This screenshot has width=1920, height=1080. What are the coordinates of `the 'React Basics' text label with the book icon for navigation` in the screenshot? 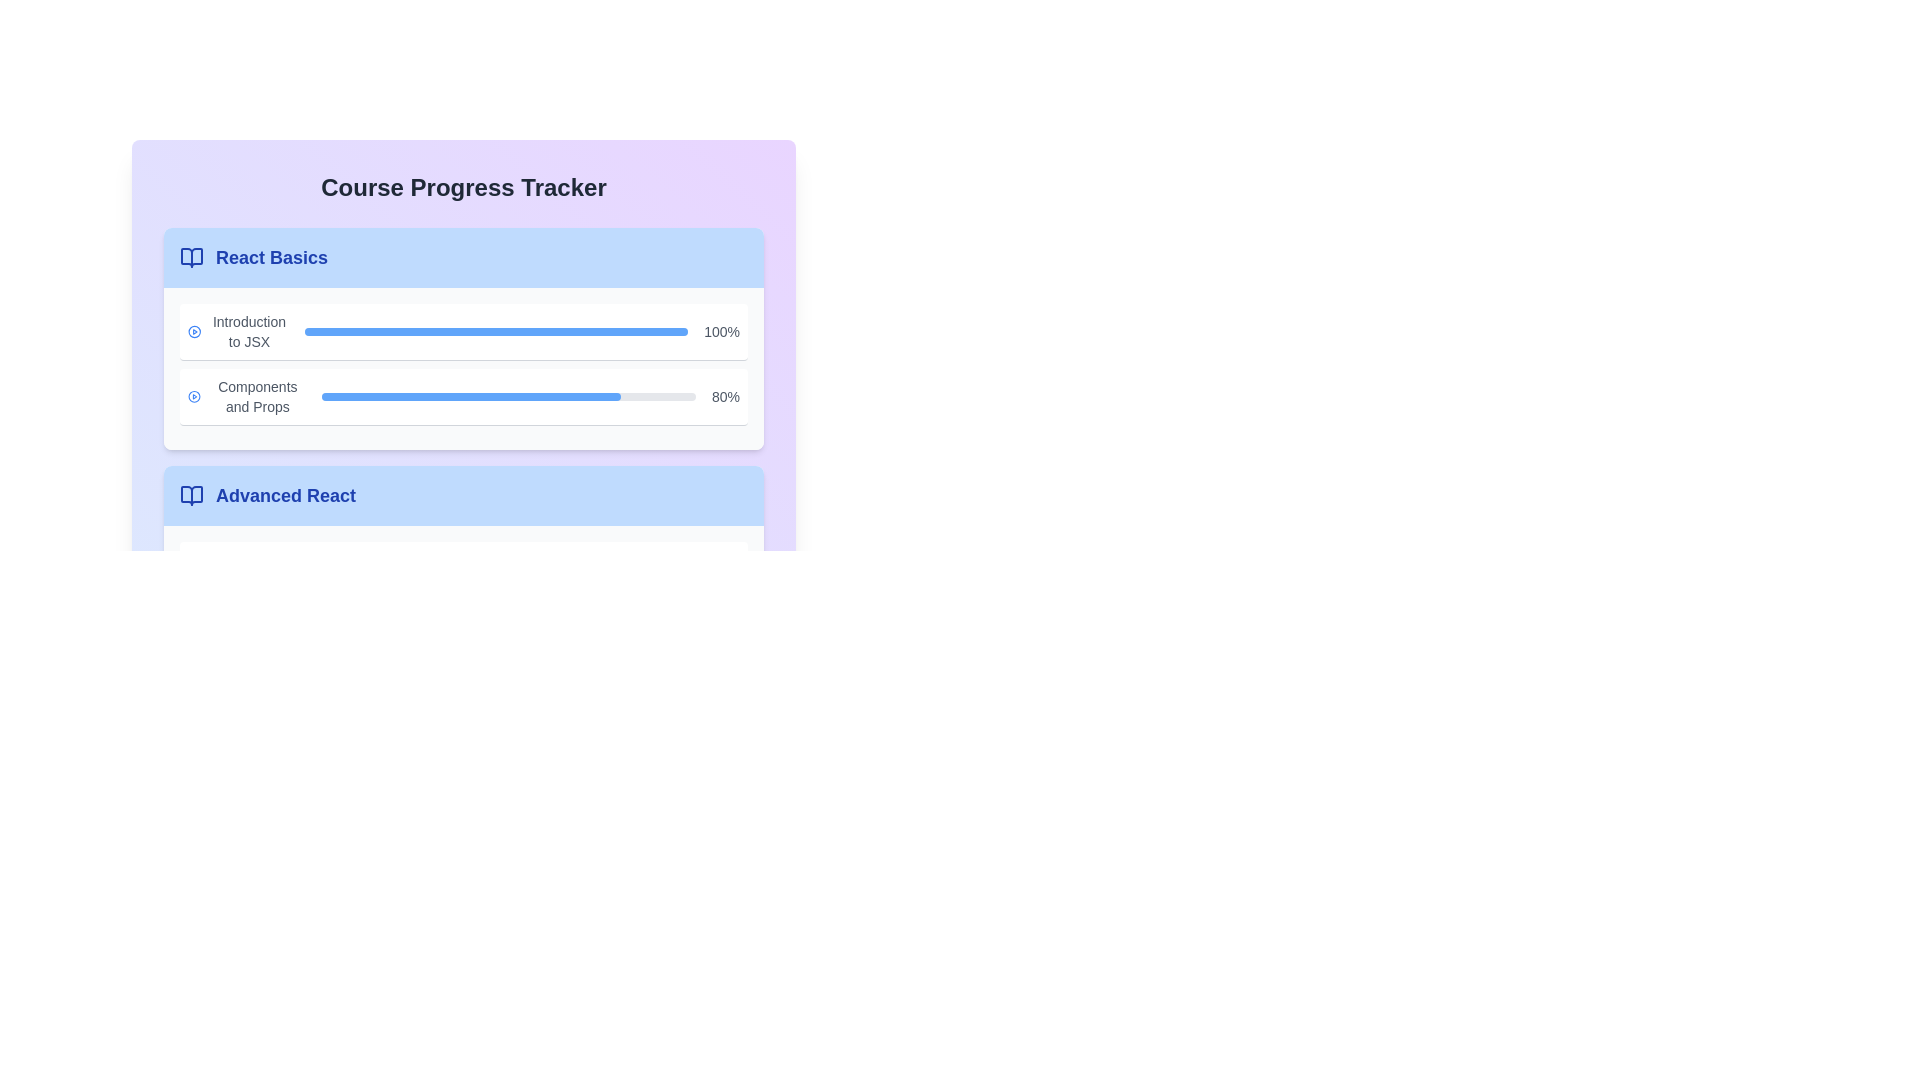 It's located at (253, 257).